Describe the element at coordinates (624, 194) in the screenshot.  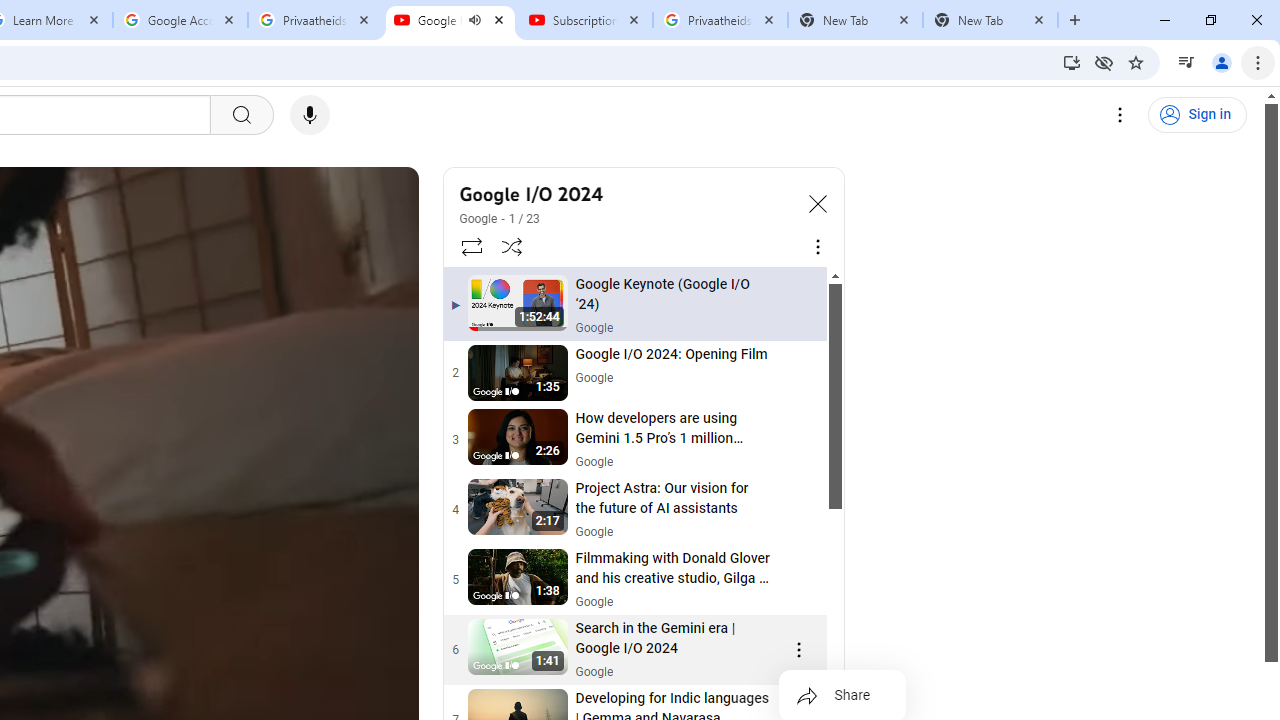
I see `'Google I/O 2024'` at that location.